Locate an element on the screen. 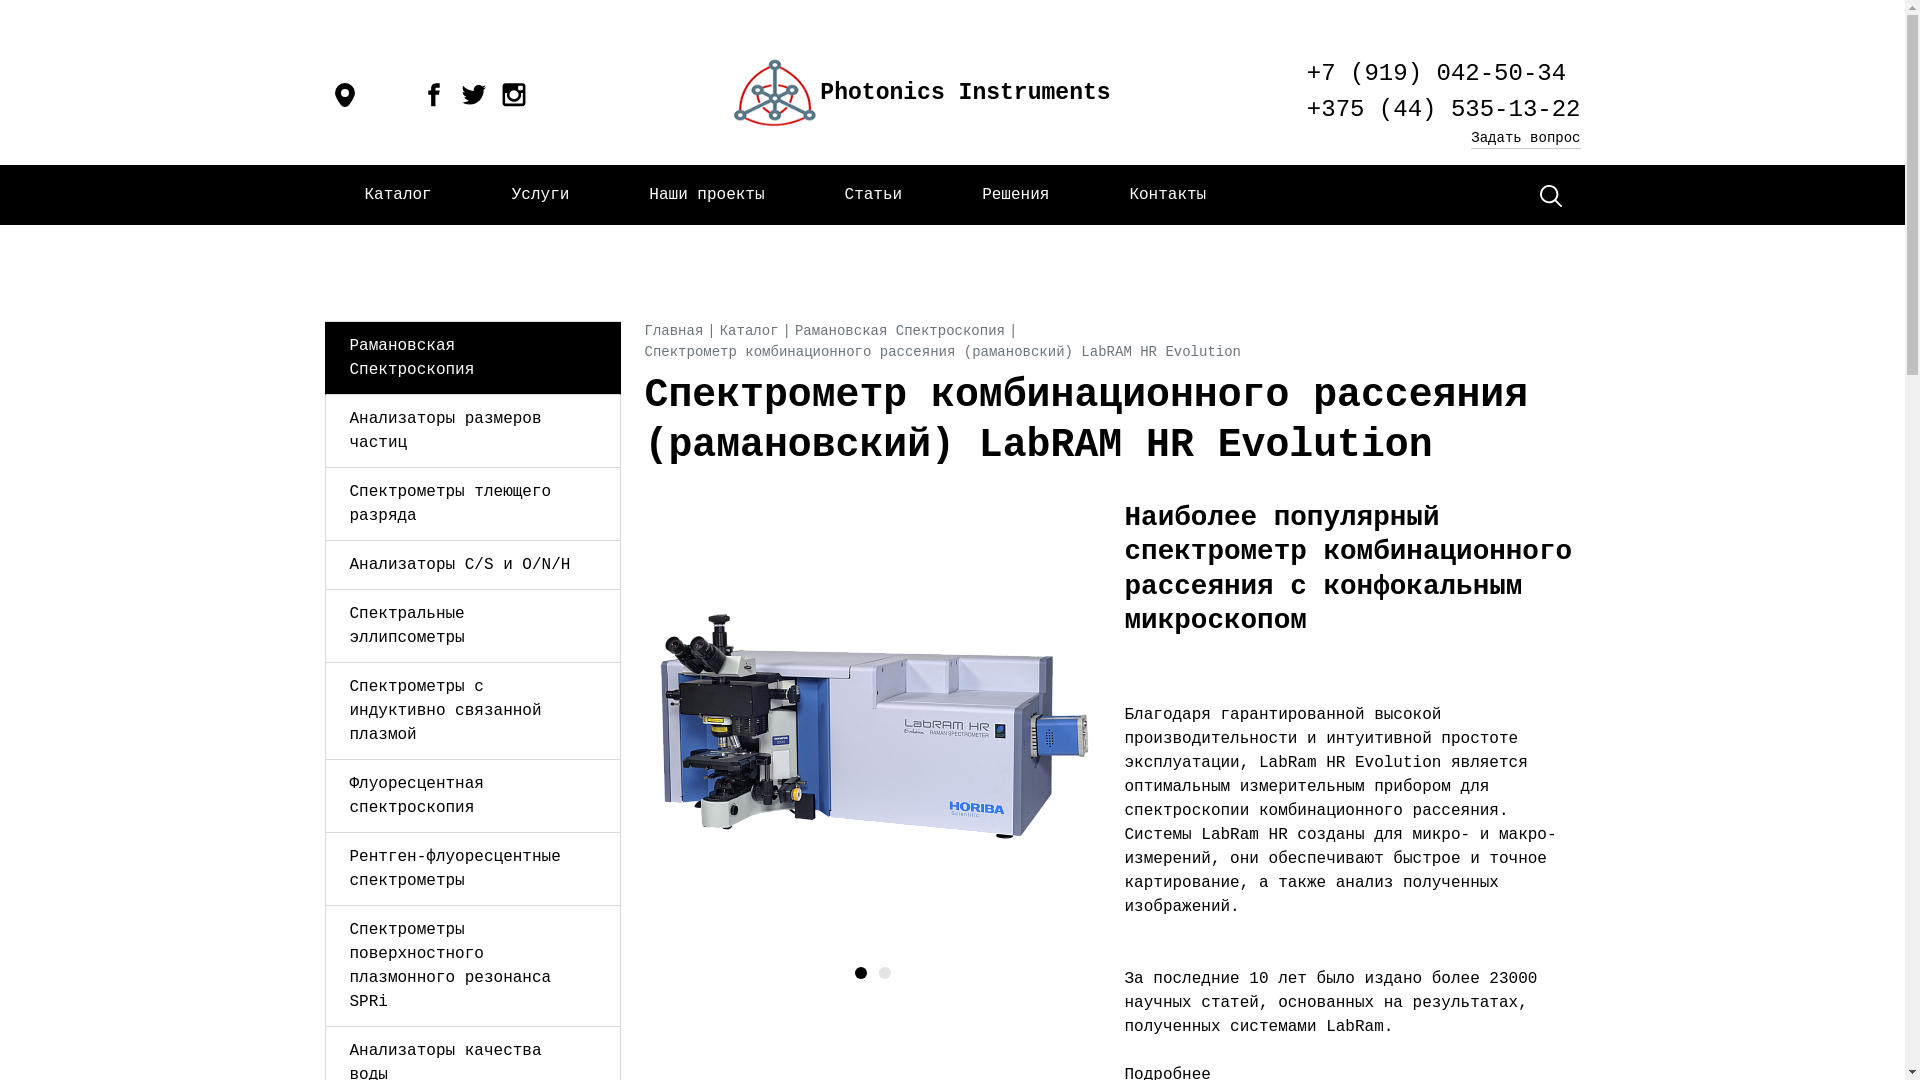 The height and width of the screenshot is (1080, 1920). 'Photonics Instruments' is located at coordinates (919, 95).